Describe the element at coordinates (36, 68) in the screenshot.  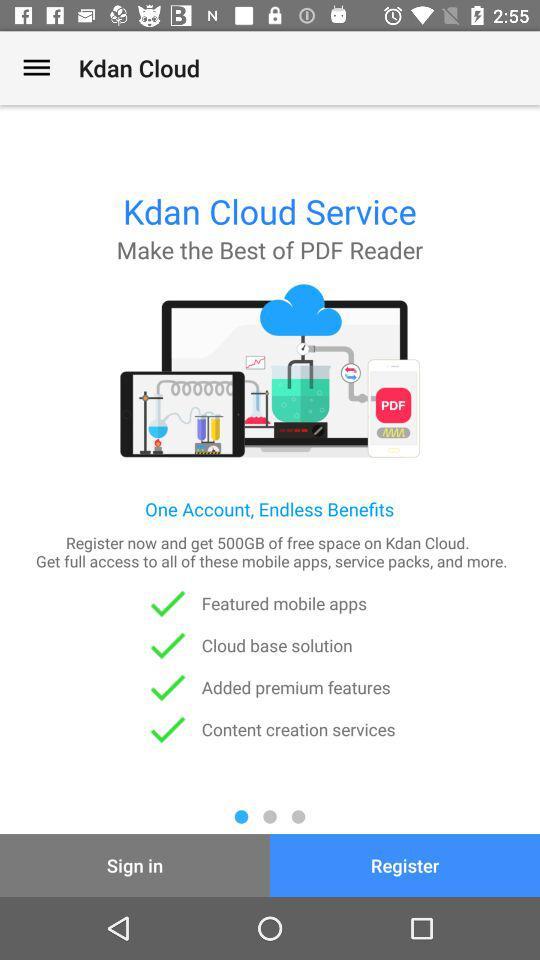
I see `icon above the register now and item` at that location.